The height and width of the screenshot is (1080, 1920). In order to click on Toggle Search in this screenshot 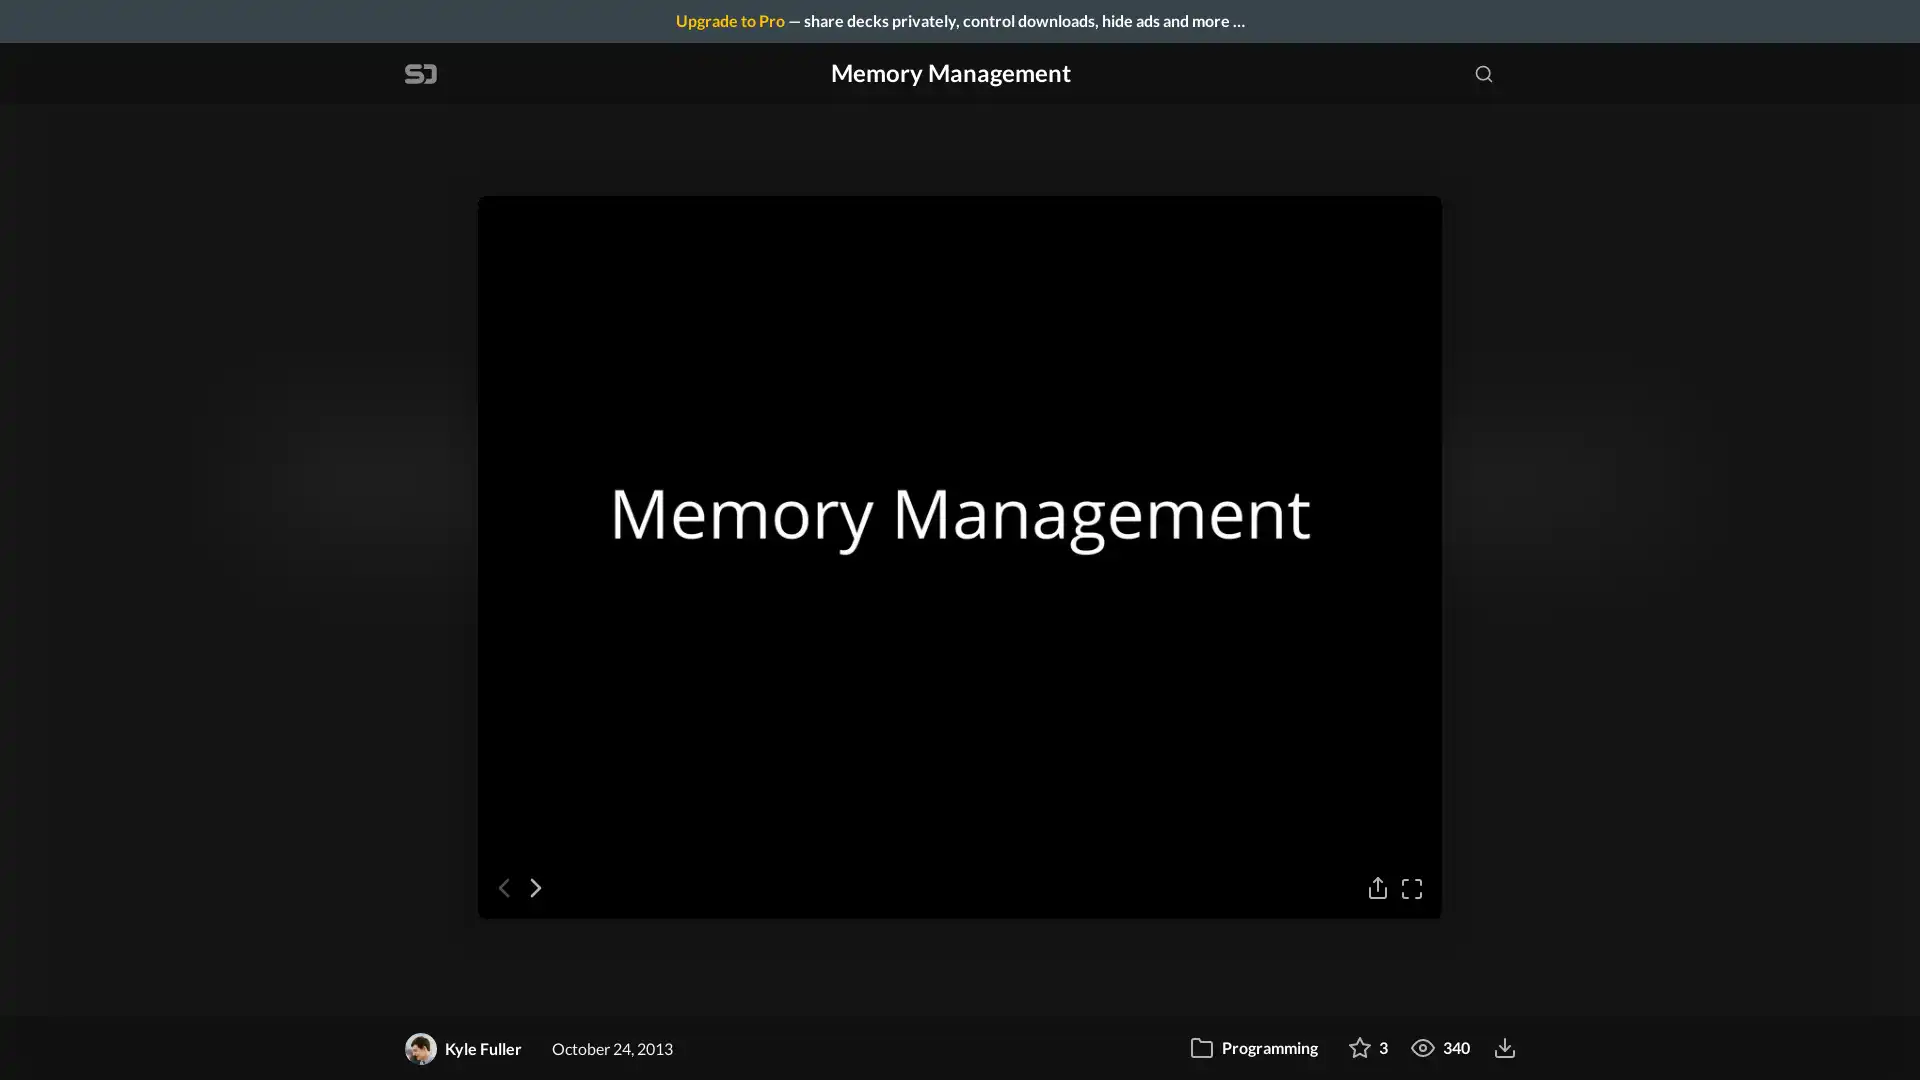, I will do `click(1483, 72)`.